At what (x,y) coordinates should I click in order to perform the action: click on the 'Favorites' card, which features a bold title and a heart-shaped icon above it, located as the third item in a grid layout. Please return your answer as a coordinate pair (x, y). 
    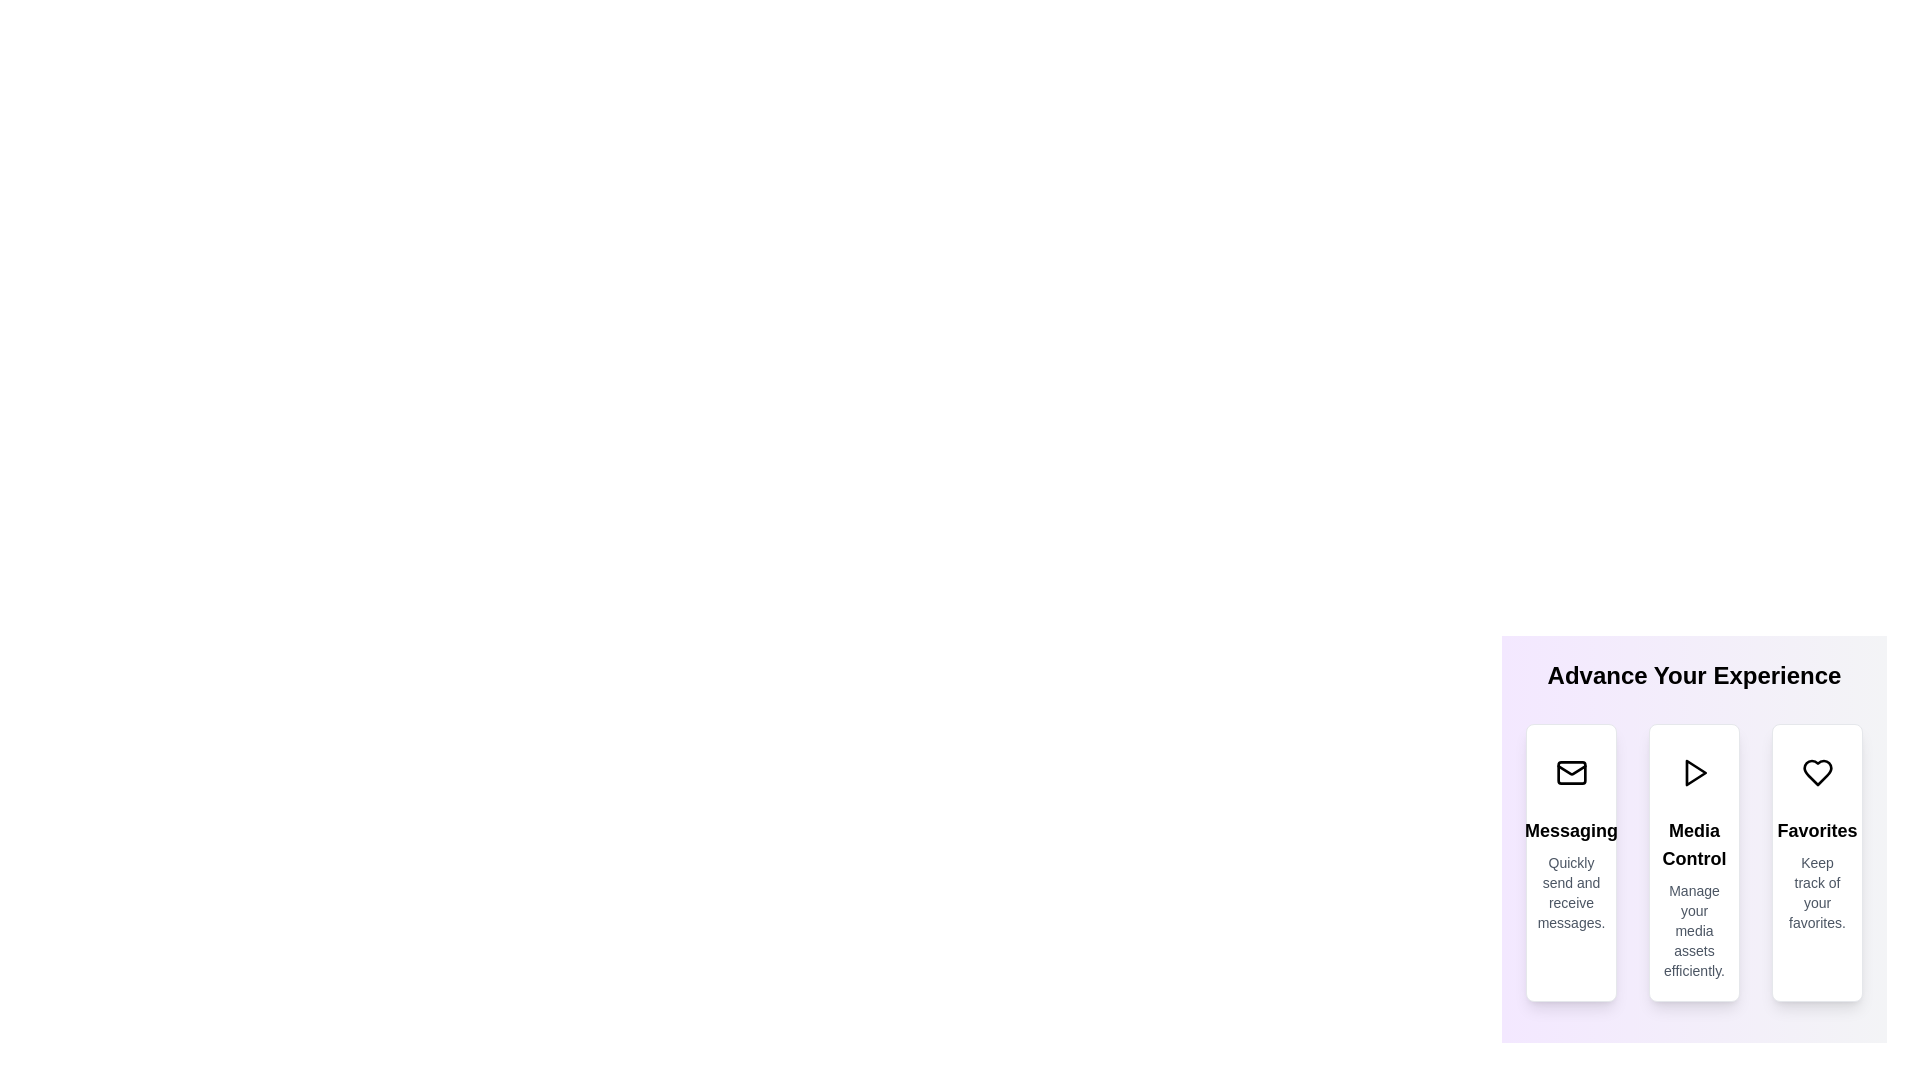
    Looking at the image, I should click on (1817, 862).